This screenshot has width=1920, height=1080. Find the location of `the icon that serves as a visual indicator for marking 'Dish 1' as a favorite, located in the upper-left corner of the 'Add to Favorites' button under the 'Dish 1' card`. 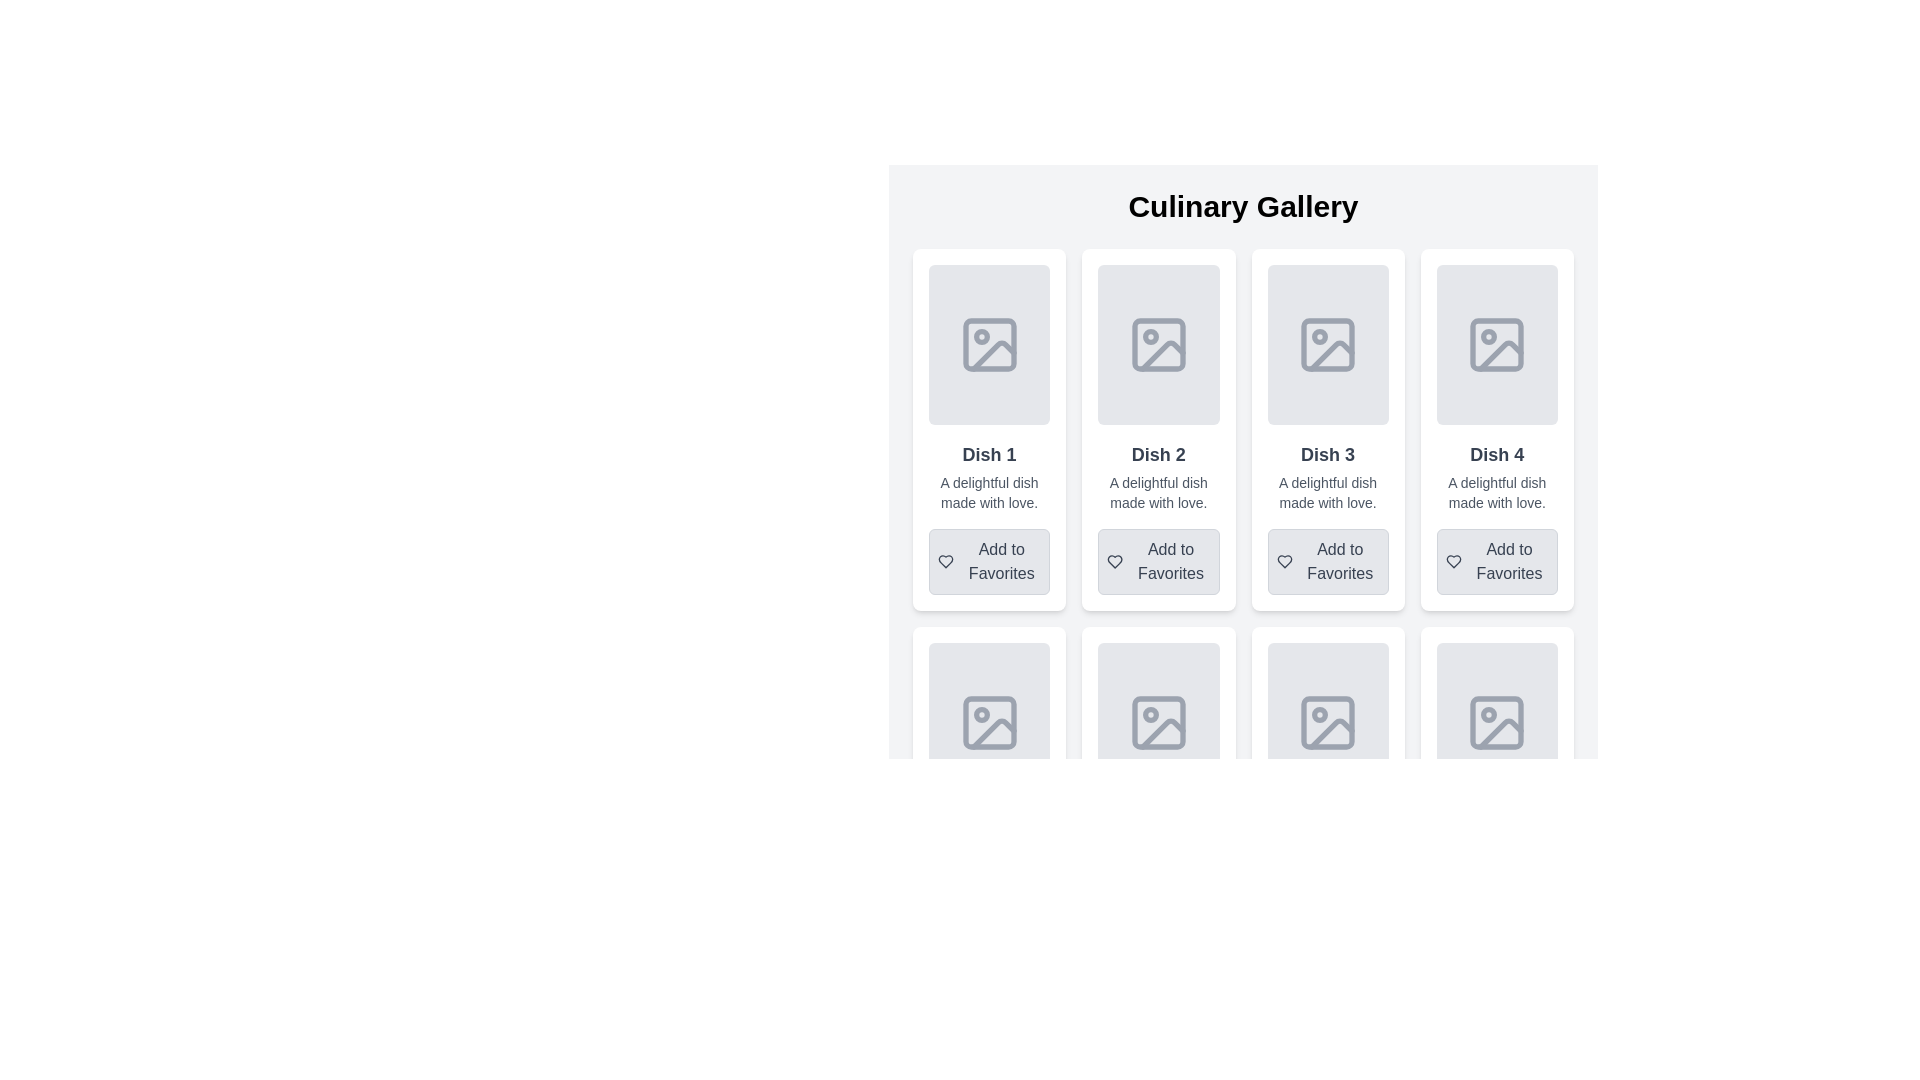

the icon that serves as a visual indicator for marking 'Dish 1' as a favorite, located in the upper-left corner of the 'Add to Favorites' button under the 'Dish 1' card is located at coordinates (945, 562).